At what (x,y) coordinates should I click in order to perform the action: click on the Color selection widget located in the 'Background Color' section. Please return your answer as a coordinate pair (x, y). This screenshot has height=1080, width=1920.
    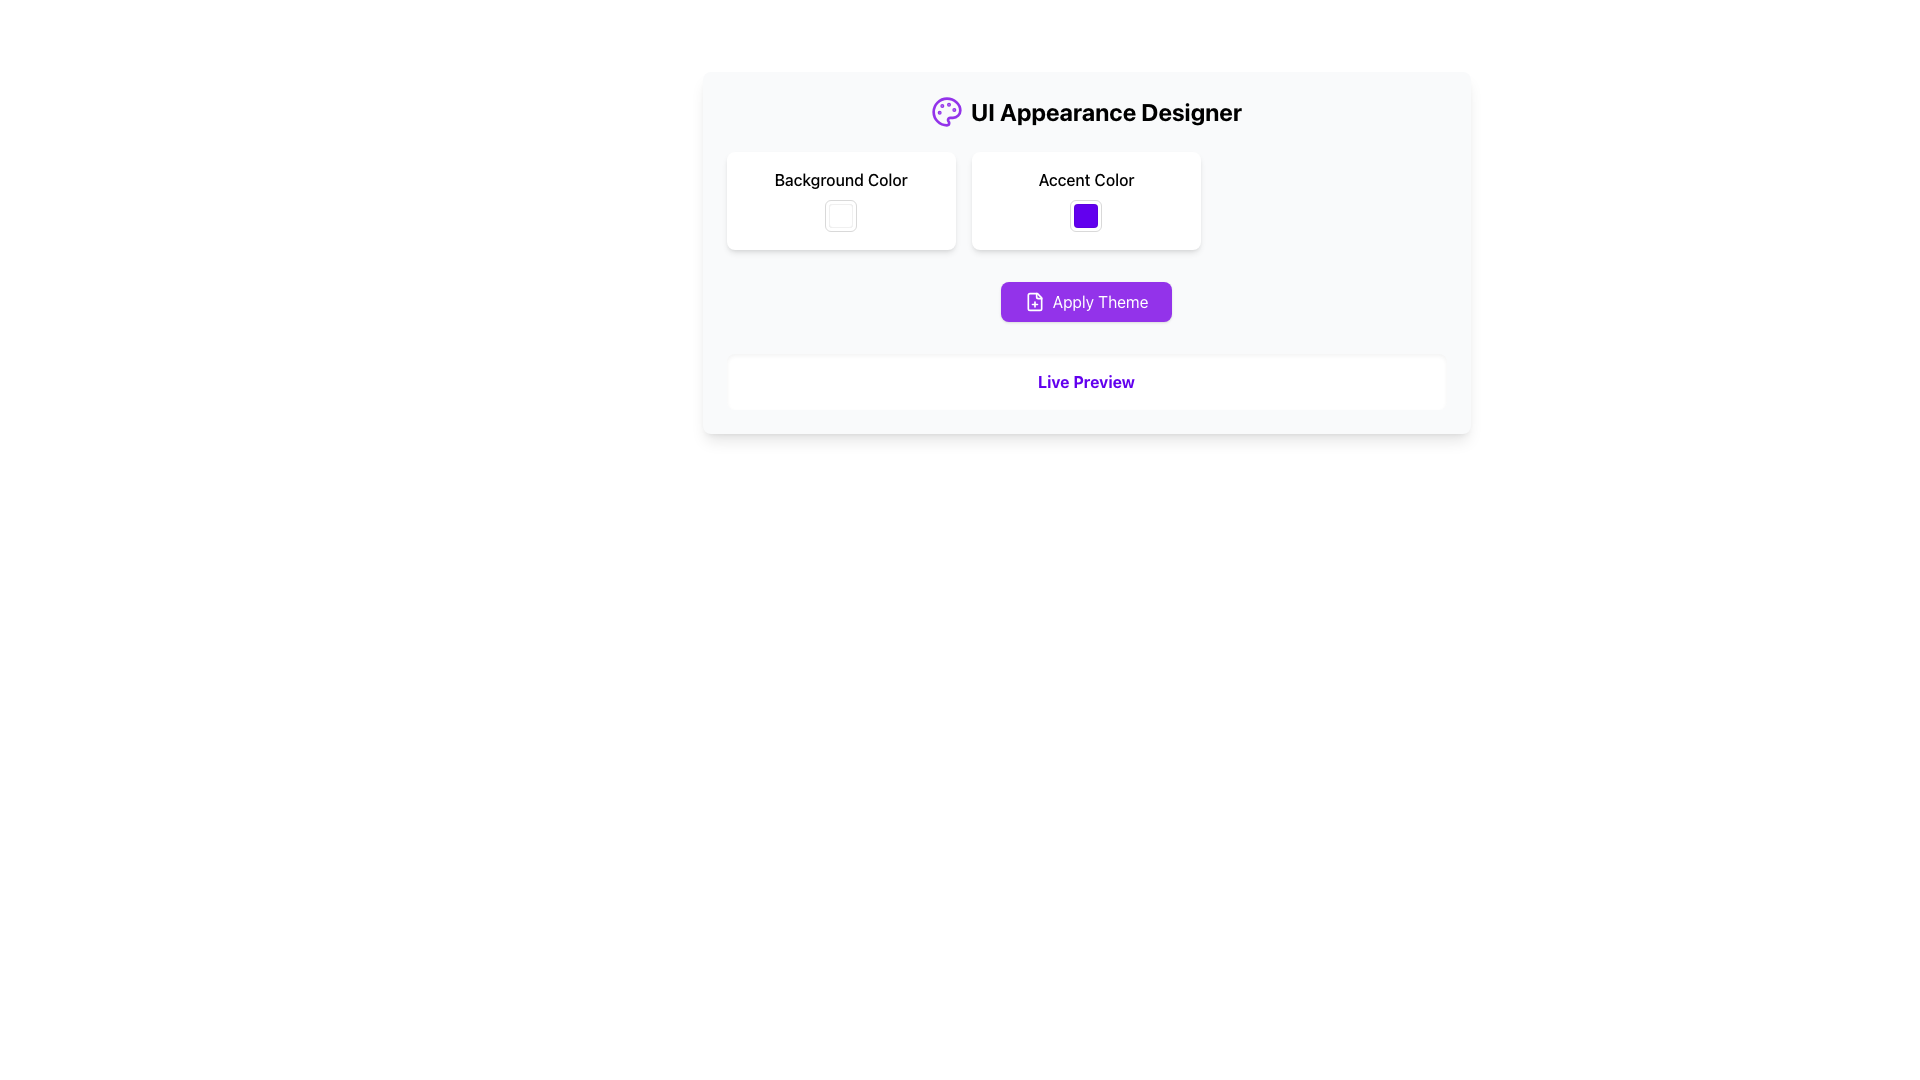
    Looking at the image, I should click on (841, 216).